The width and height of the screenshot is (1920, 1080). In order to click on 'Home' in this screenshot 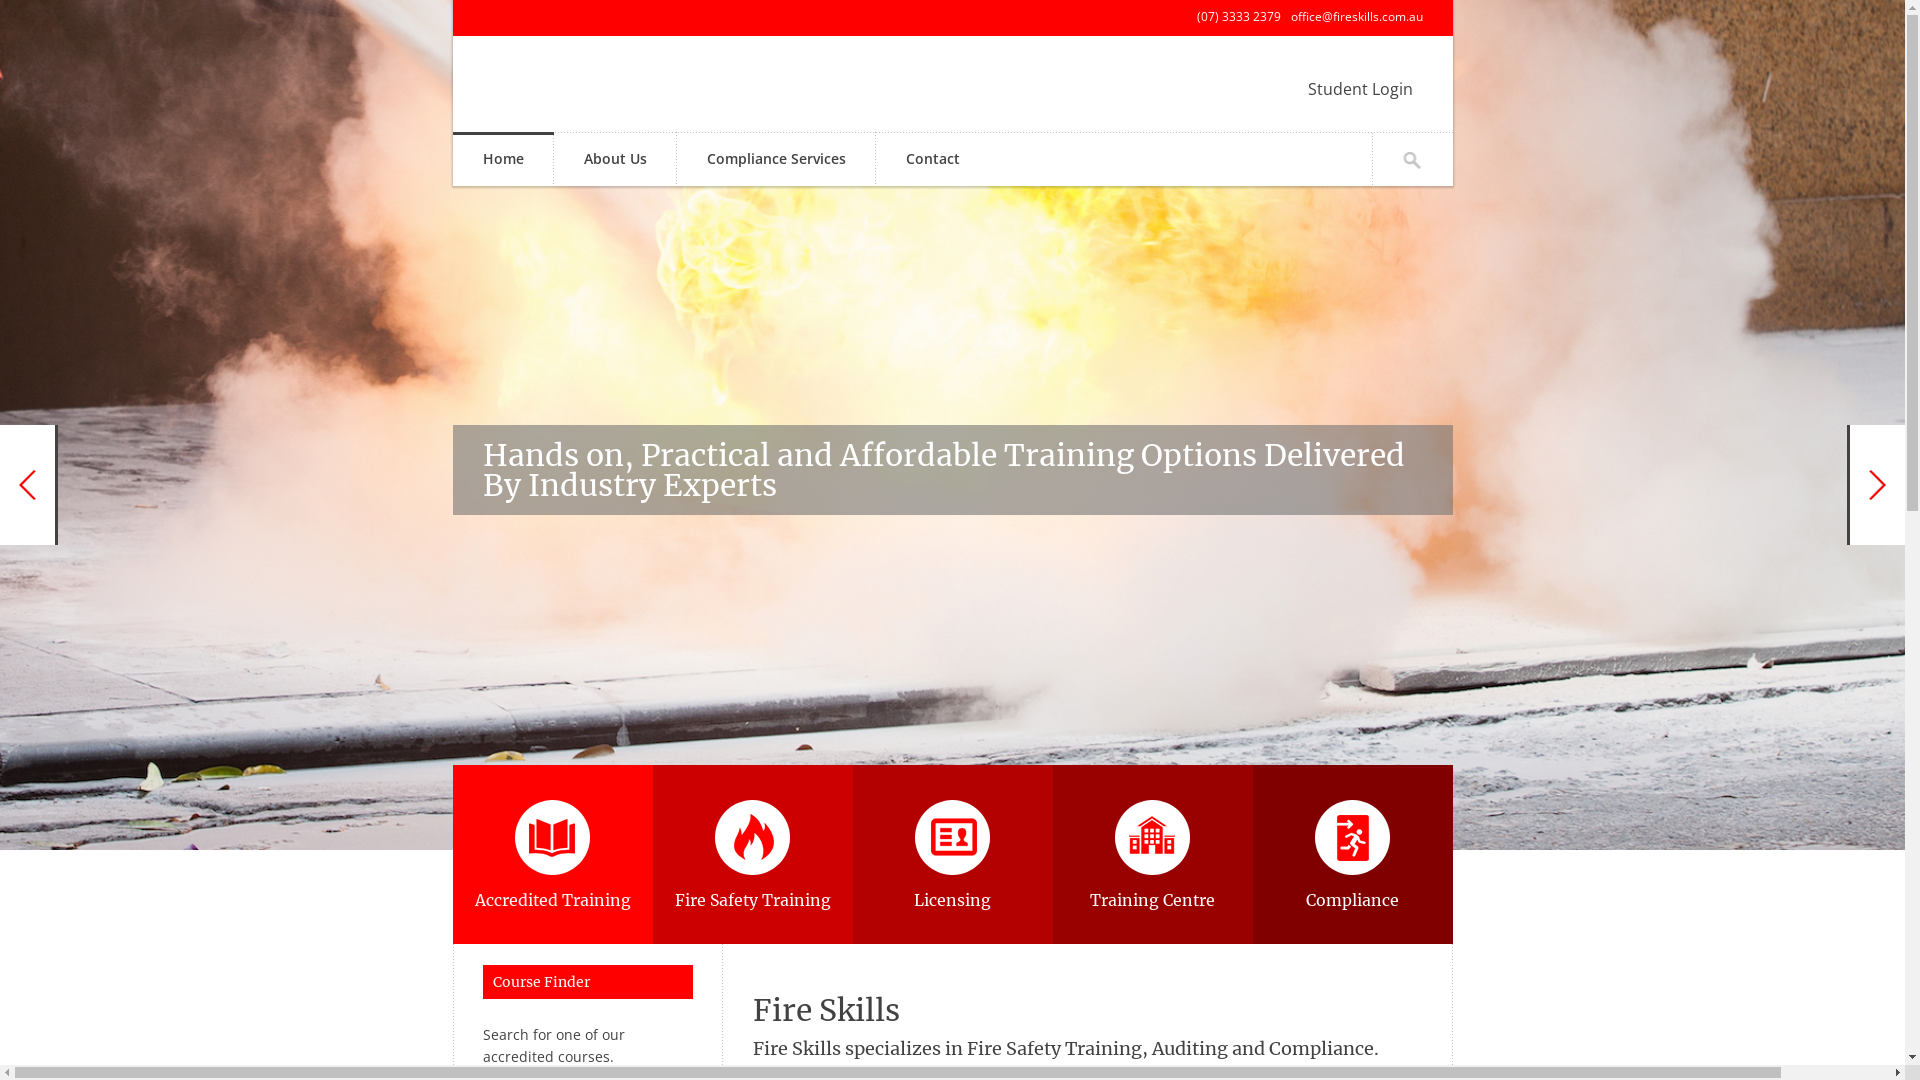, I will do `click(502, 159)`.